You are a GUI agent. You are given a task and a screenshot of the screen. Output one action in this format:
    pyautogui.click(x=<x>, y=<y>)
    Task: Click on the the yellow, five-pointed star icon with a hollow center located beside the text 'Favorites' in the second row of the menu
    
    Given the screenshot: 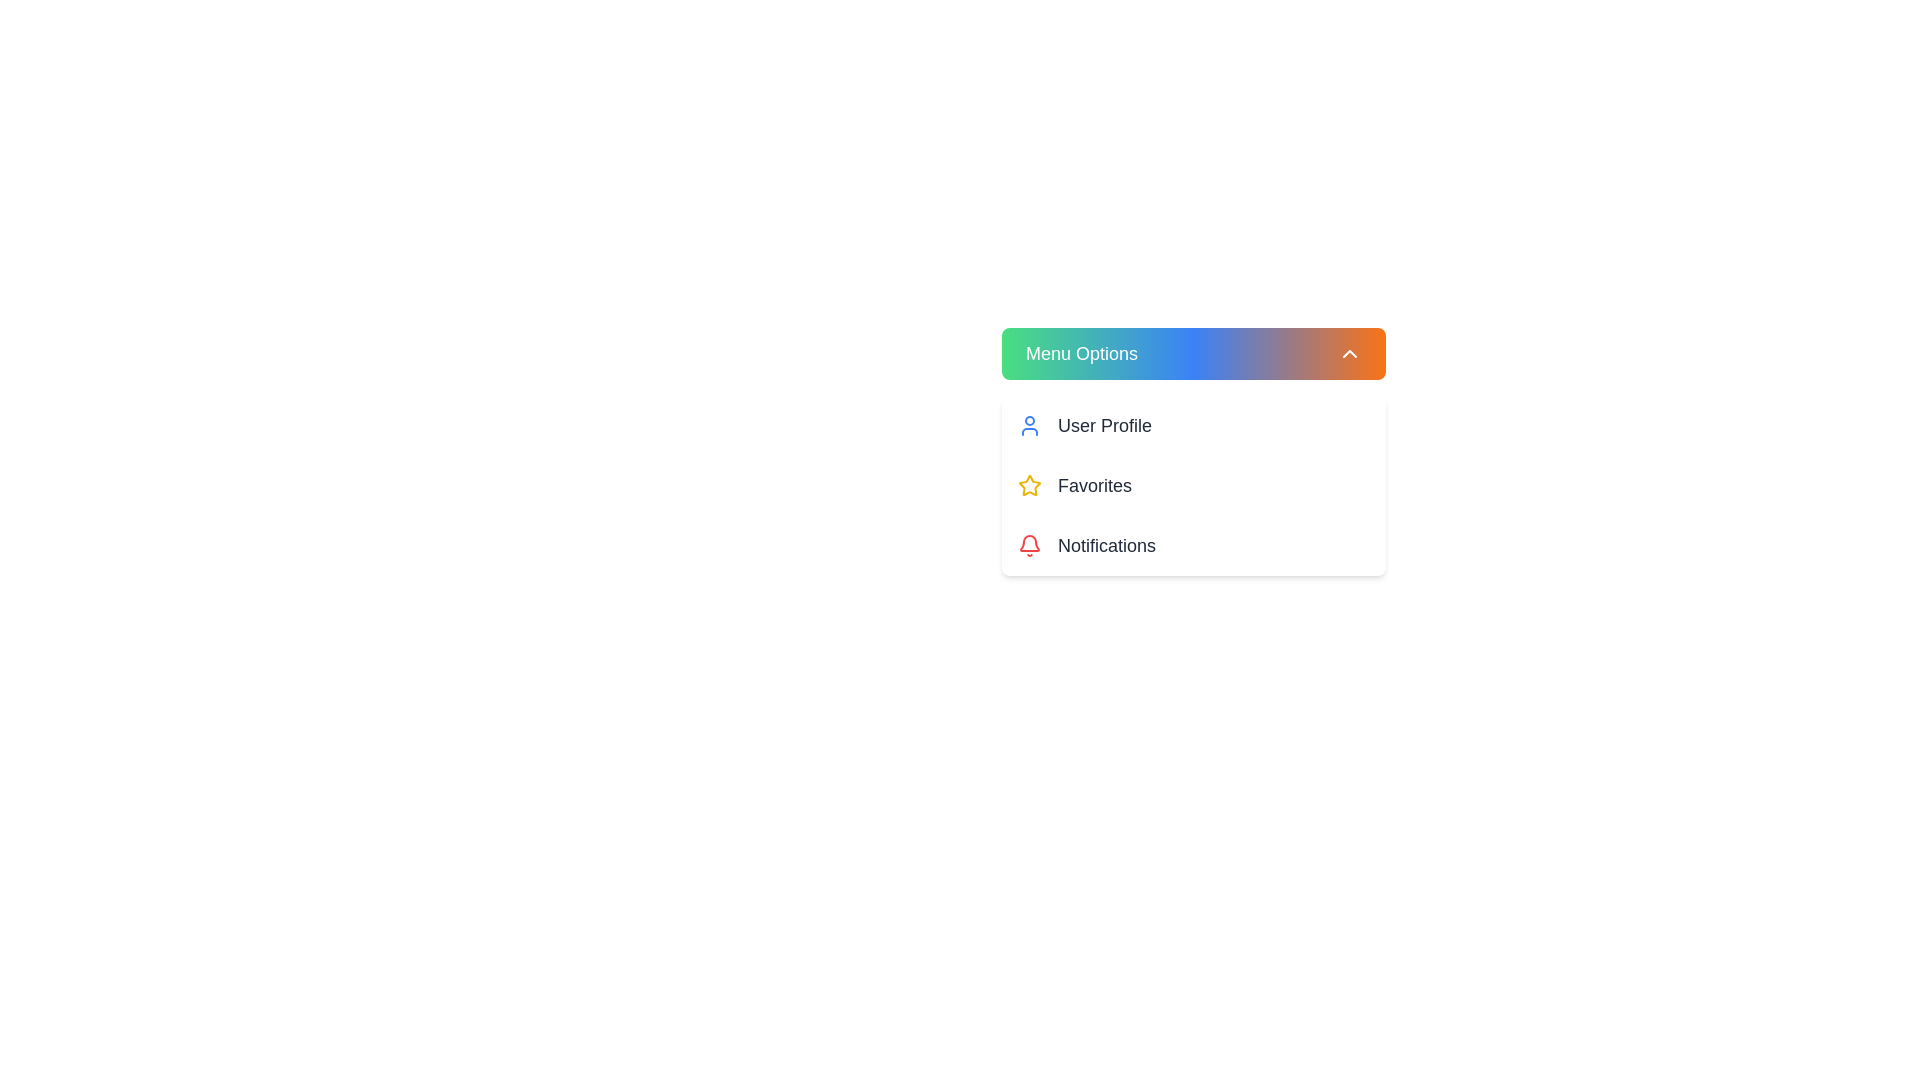 What is the action you would take?
    pyautogui.click(x=1030, y=486)
    